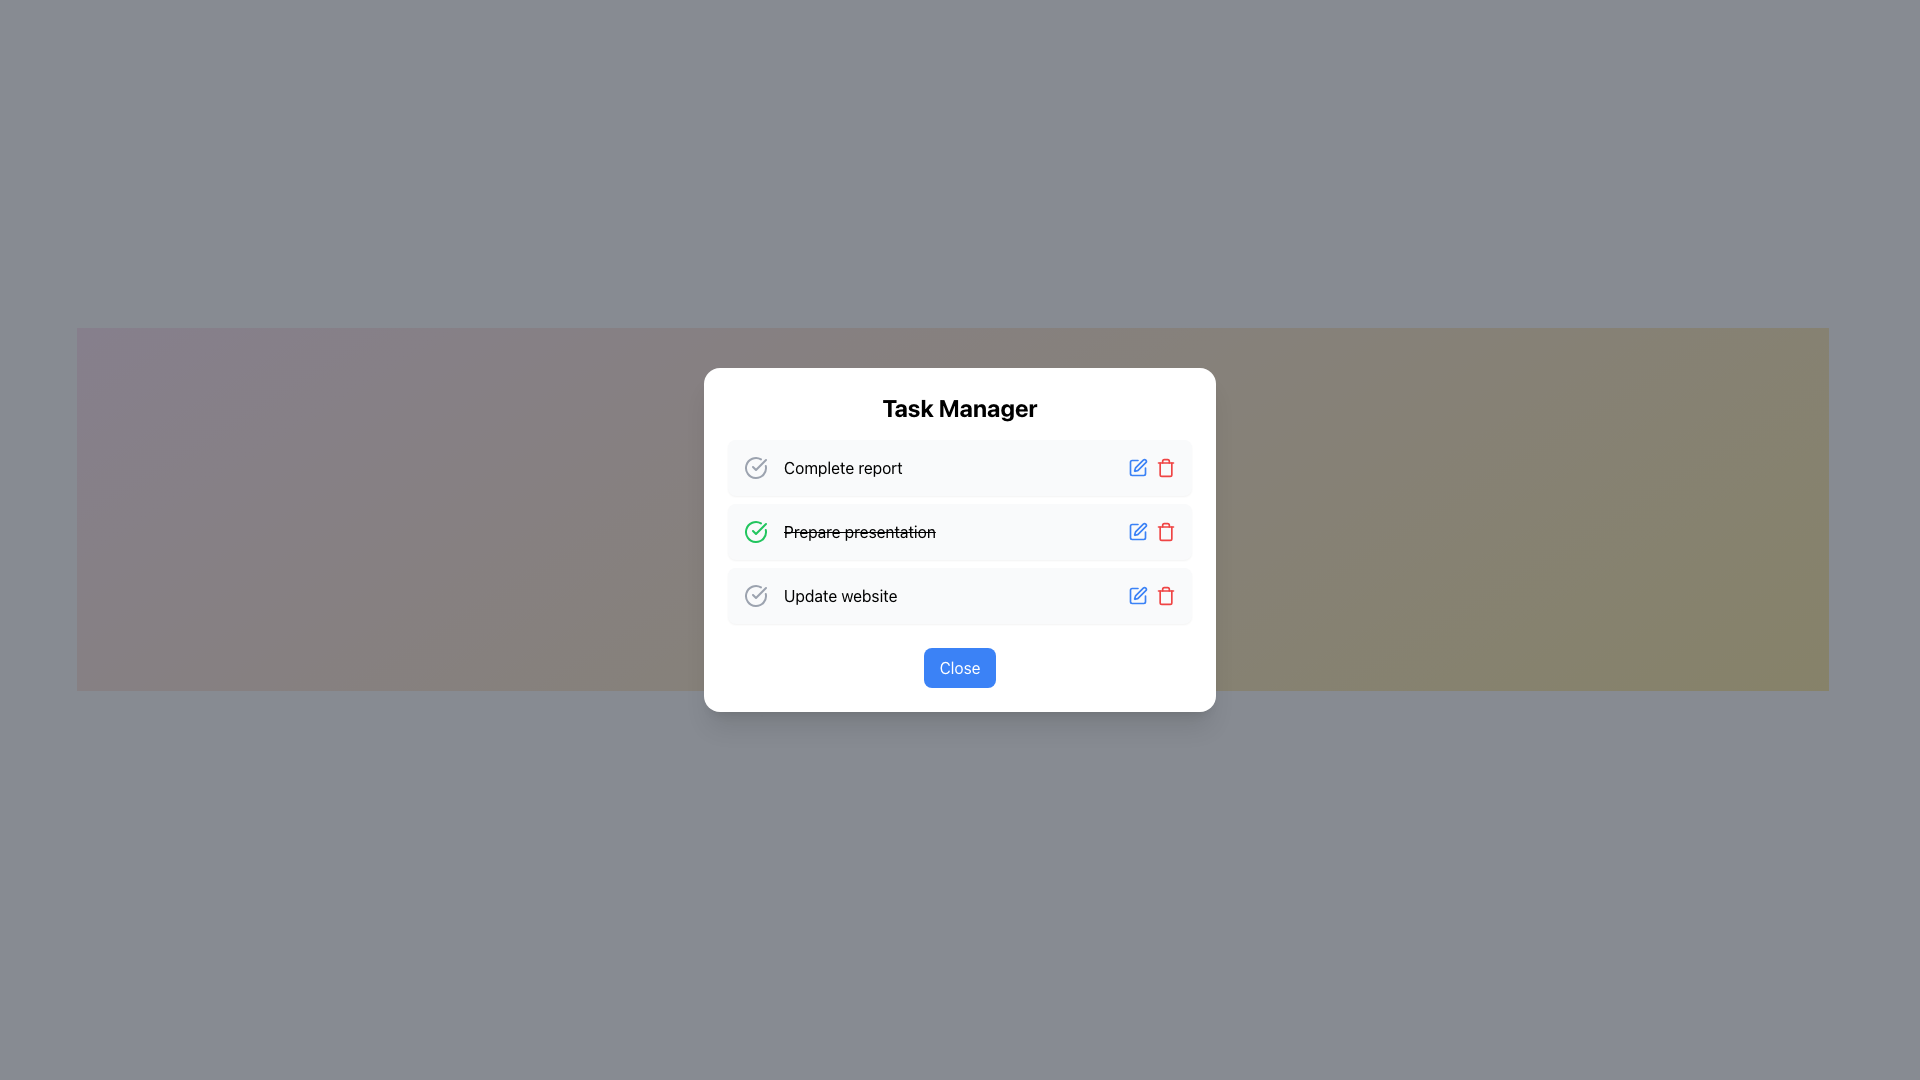  Describe the element at coordinates (960, 531) in the screenshot. I see `the task item 'Prepare presentation' in the List Section, which is styled with a strikethrough font` at that location.